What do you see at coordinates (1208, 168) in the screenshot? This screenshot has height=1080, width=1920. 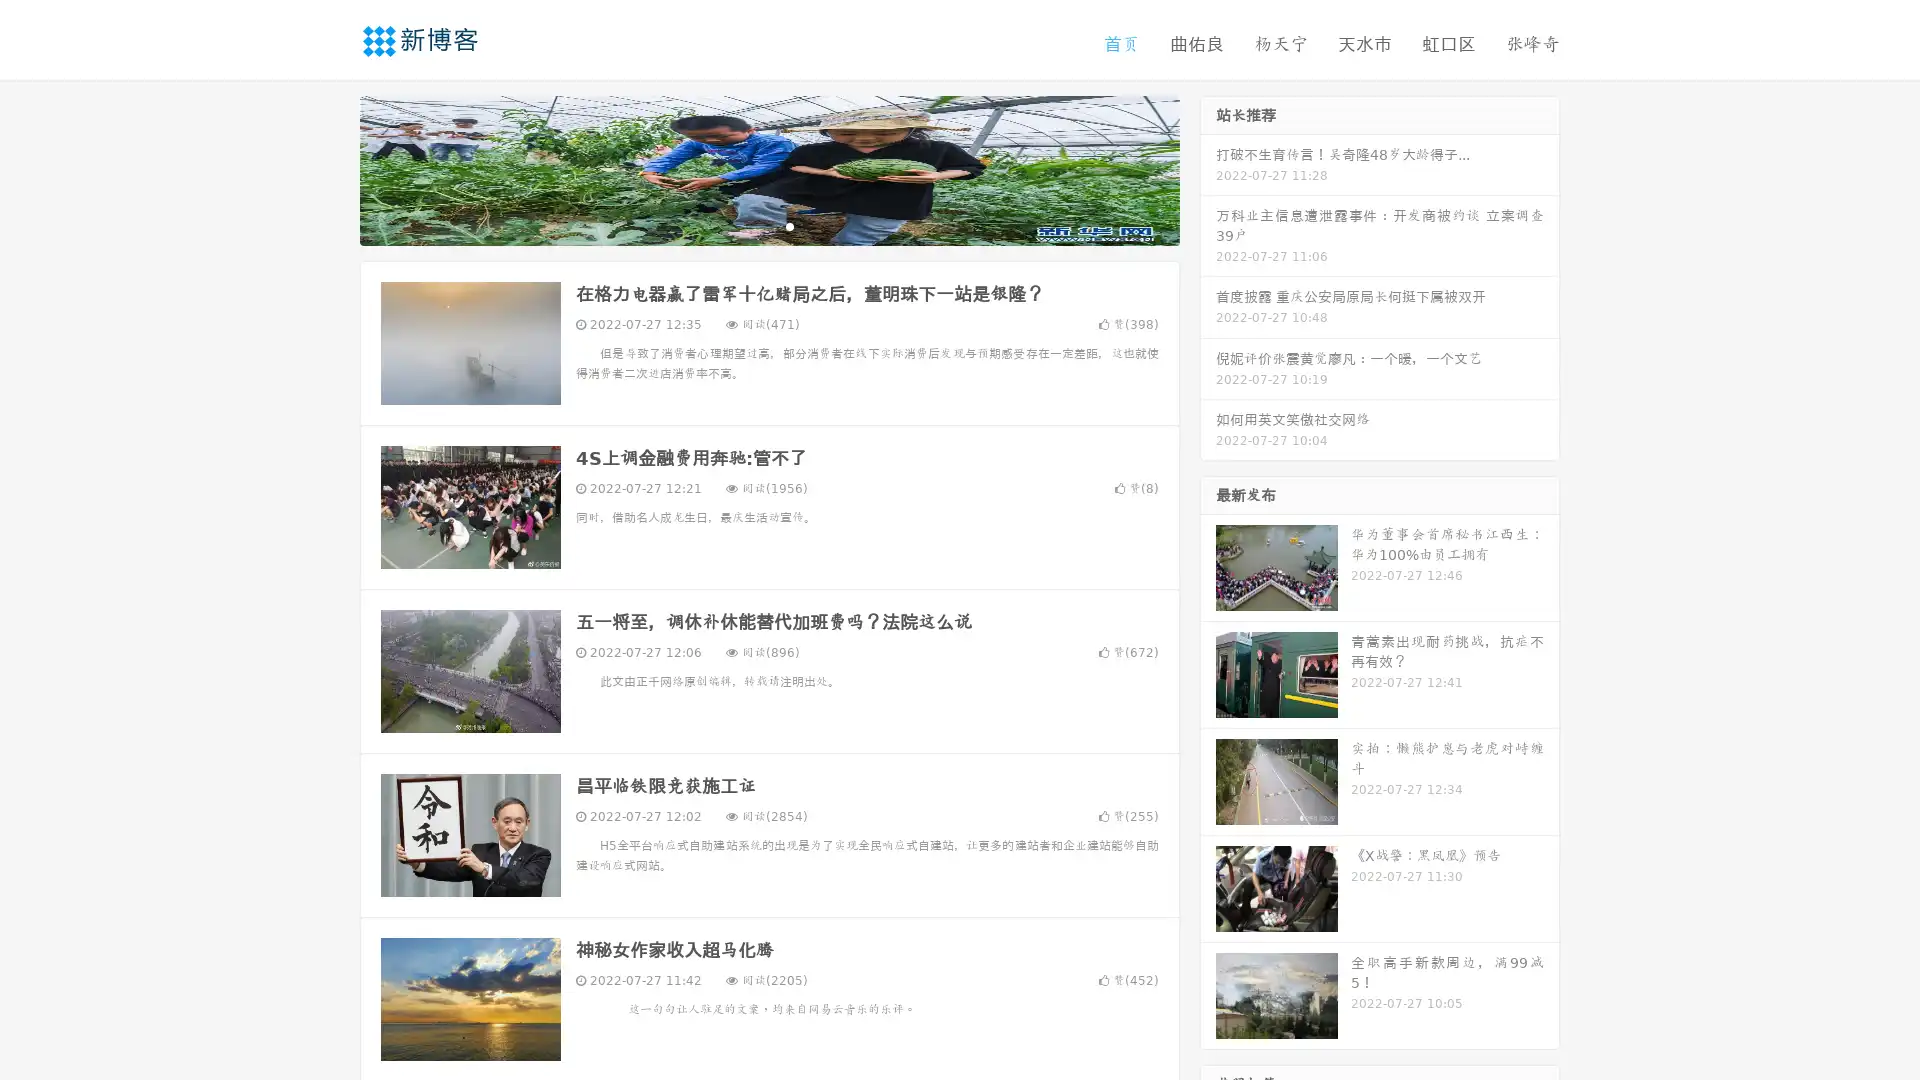 I see `Next slide` at bounding box center [1208, 168].